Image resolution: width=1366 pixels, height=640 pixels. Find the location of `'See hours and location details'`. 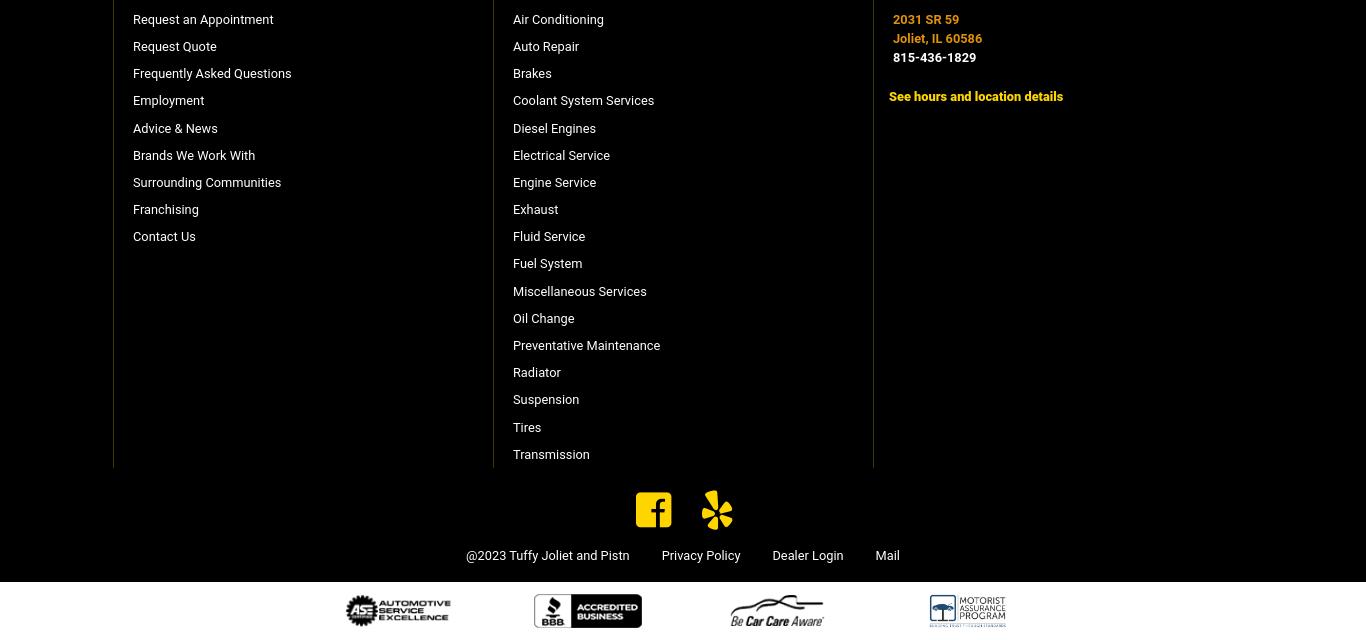

'See hours and location details' is located at coordinates (887, 95).